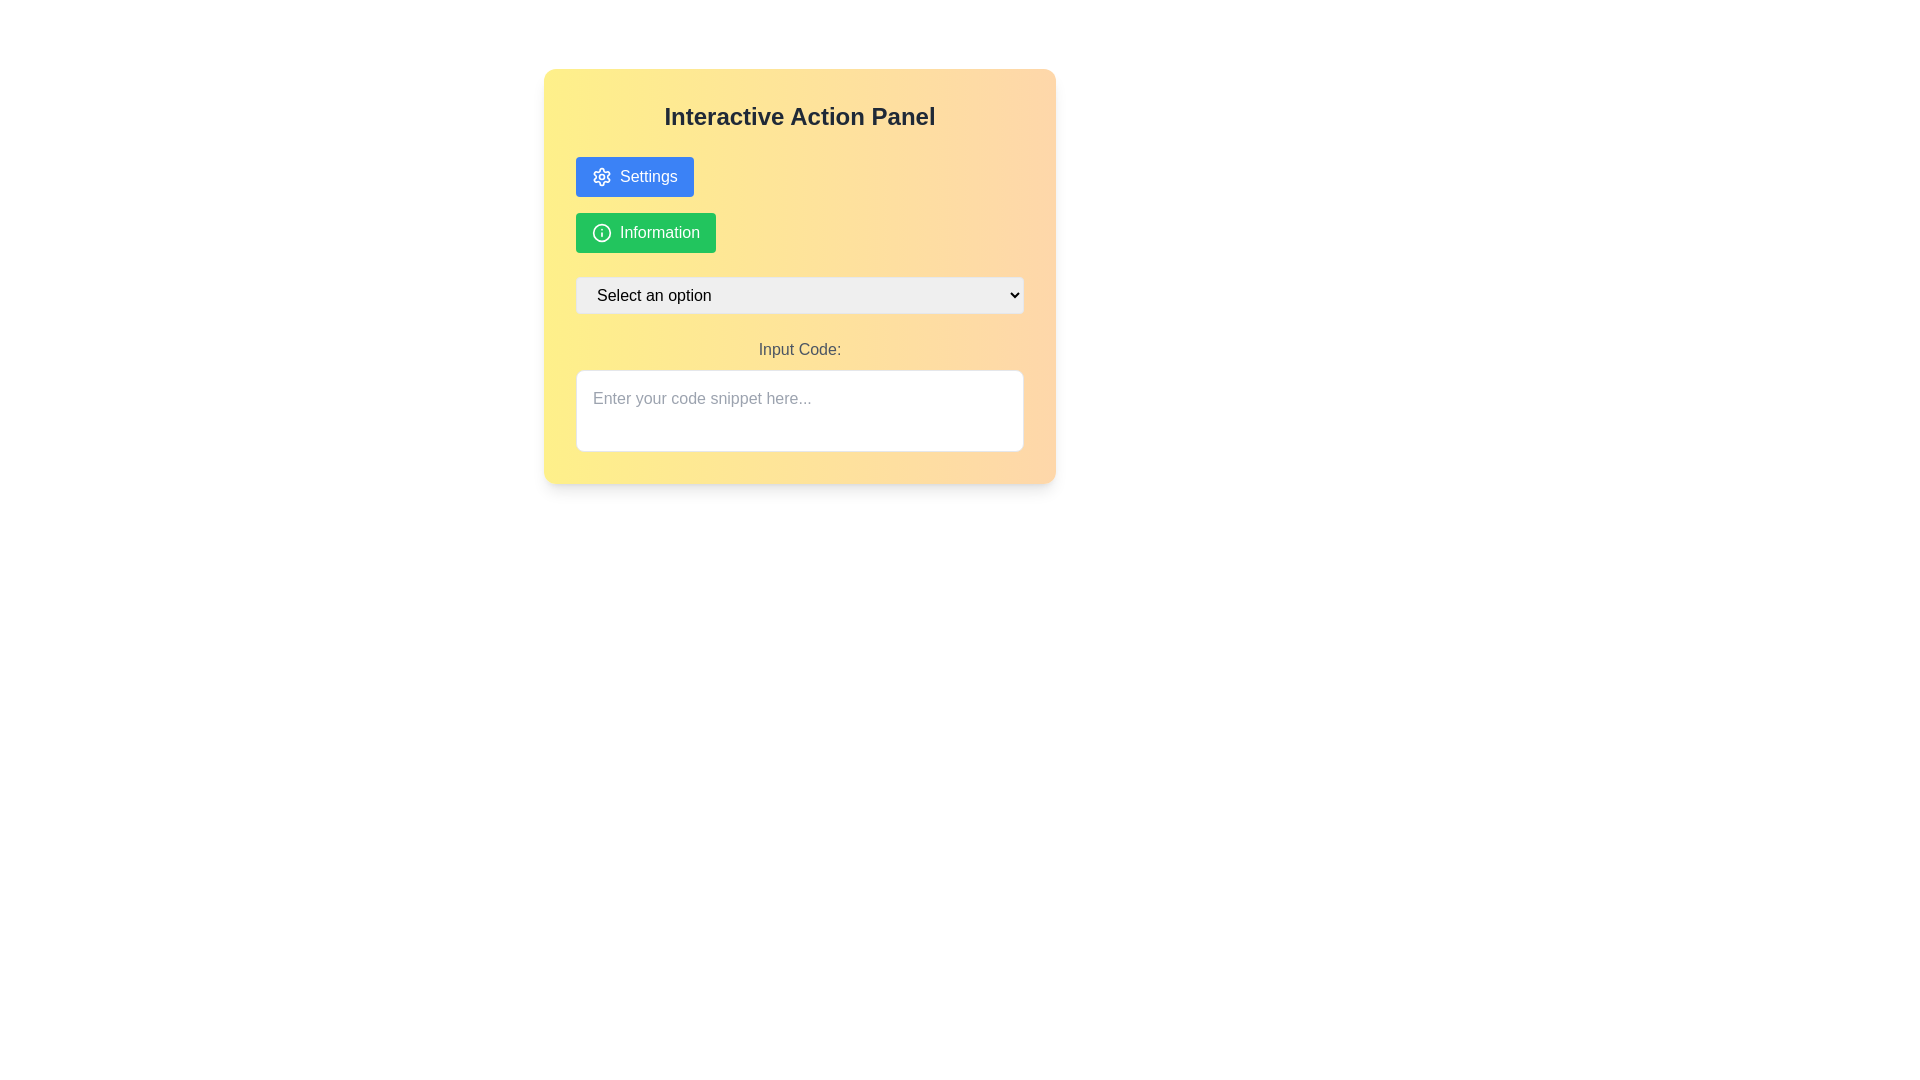 This screenshot has height=1080, width=1920. Describe the element at coordinates (800, 349) in the screenshot. I see `the text label displaying 'Input Code:' which is styled in gray and positioned above the text input box` at that location.